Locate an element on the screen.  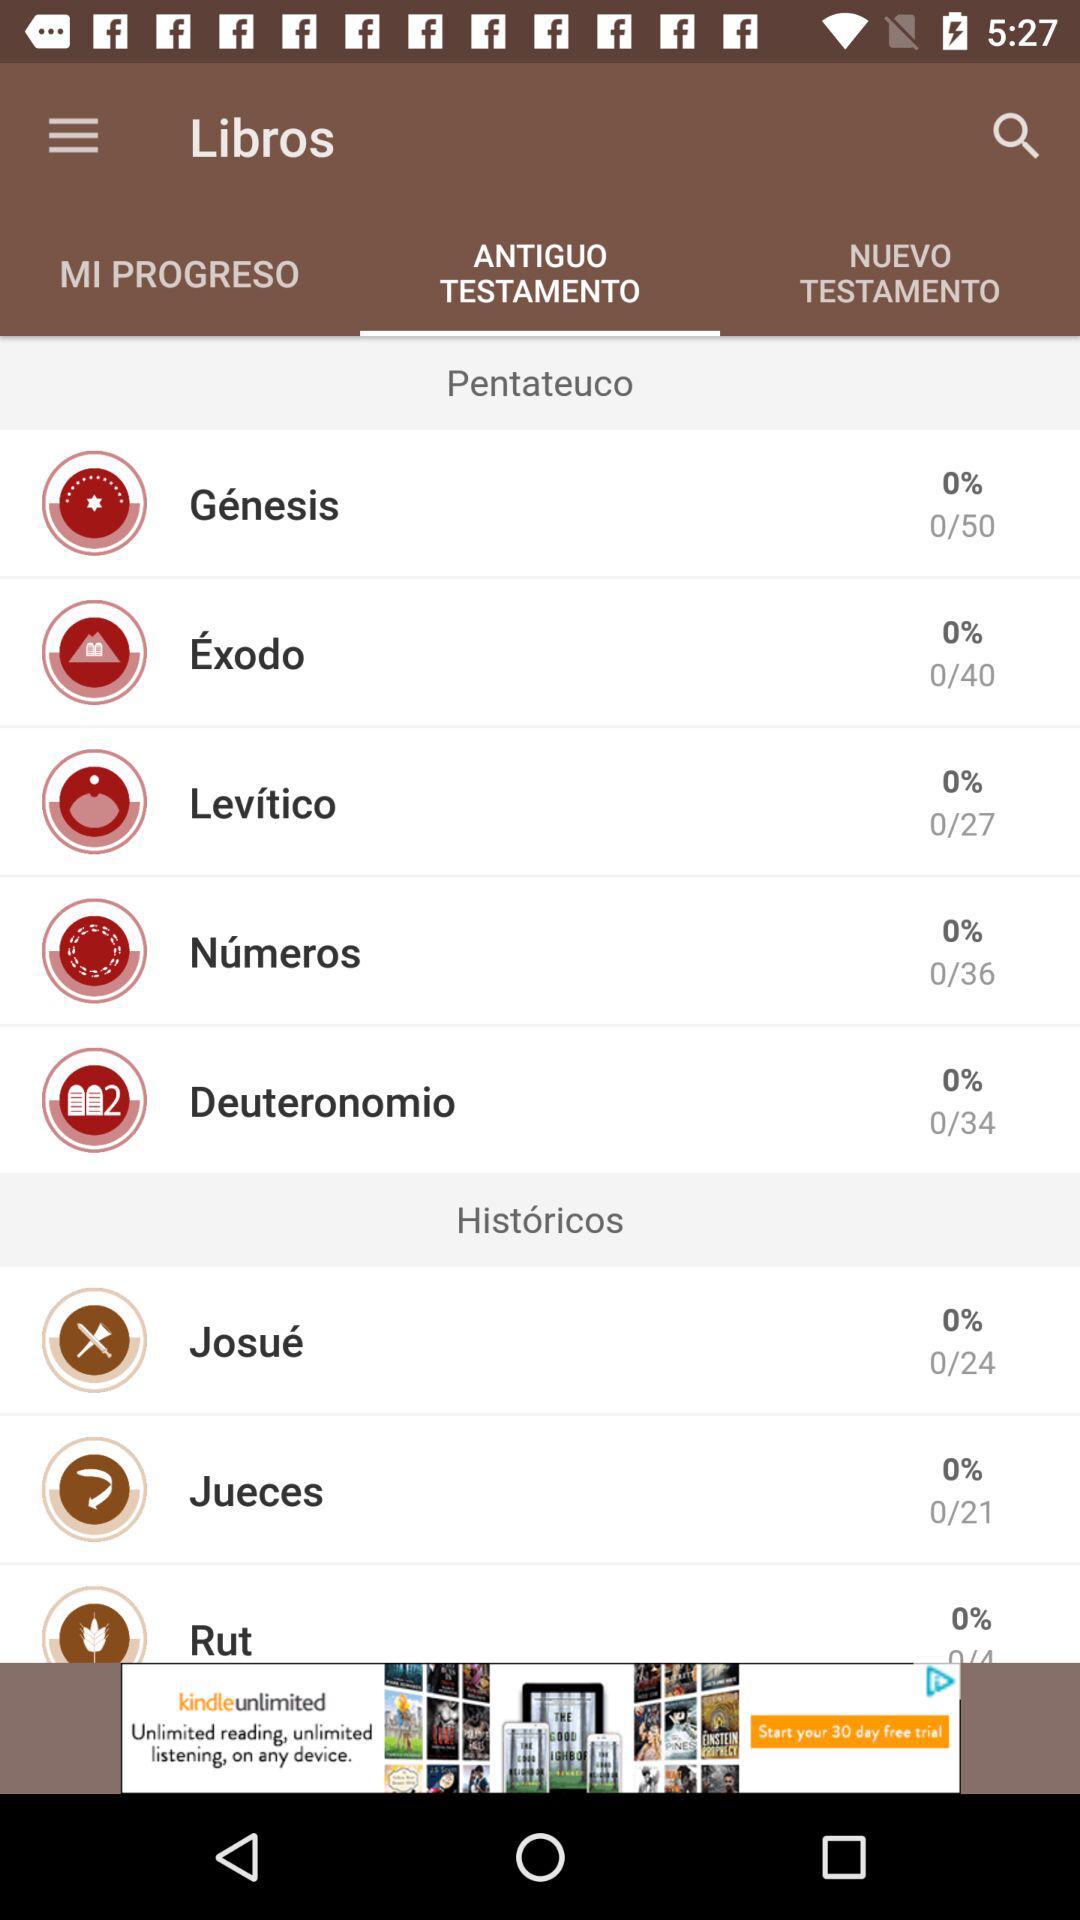
the item next to the 0/21 is located at coordinates (255, 1489).